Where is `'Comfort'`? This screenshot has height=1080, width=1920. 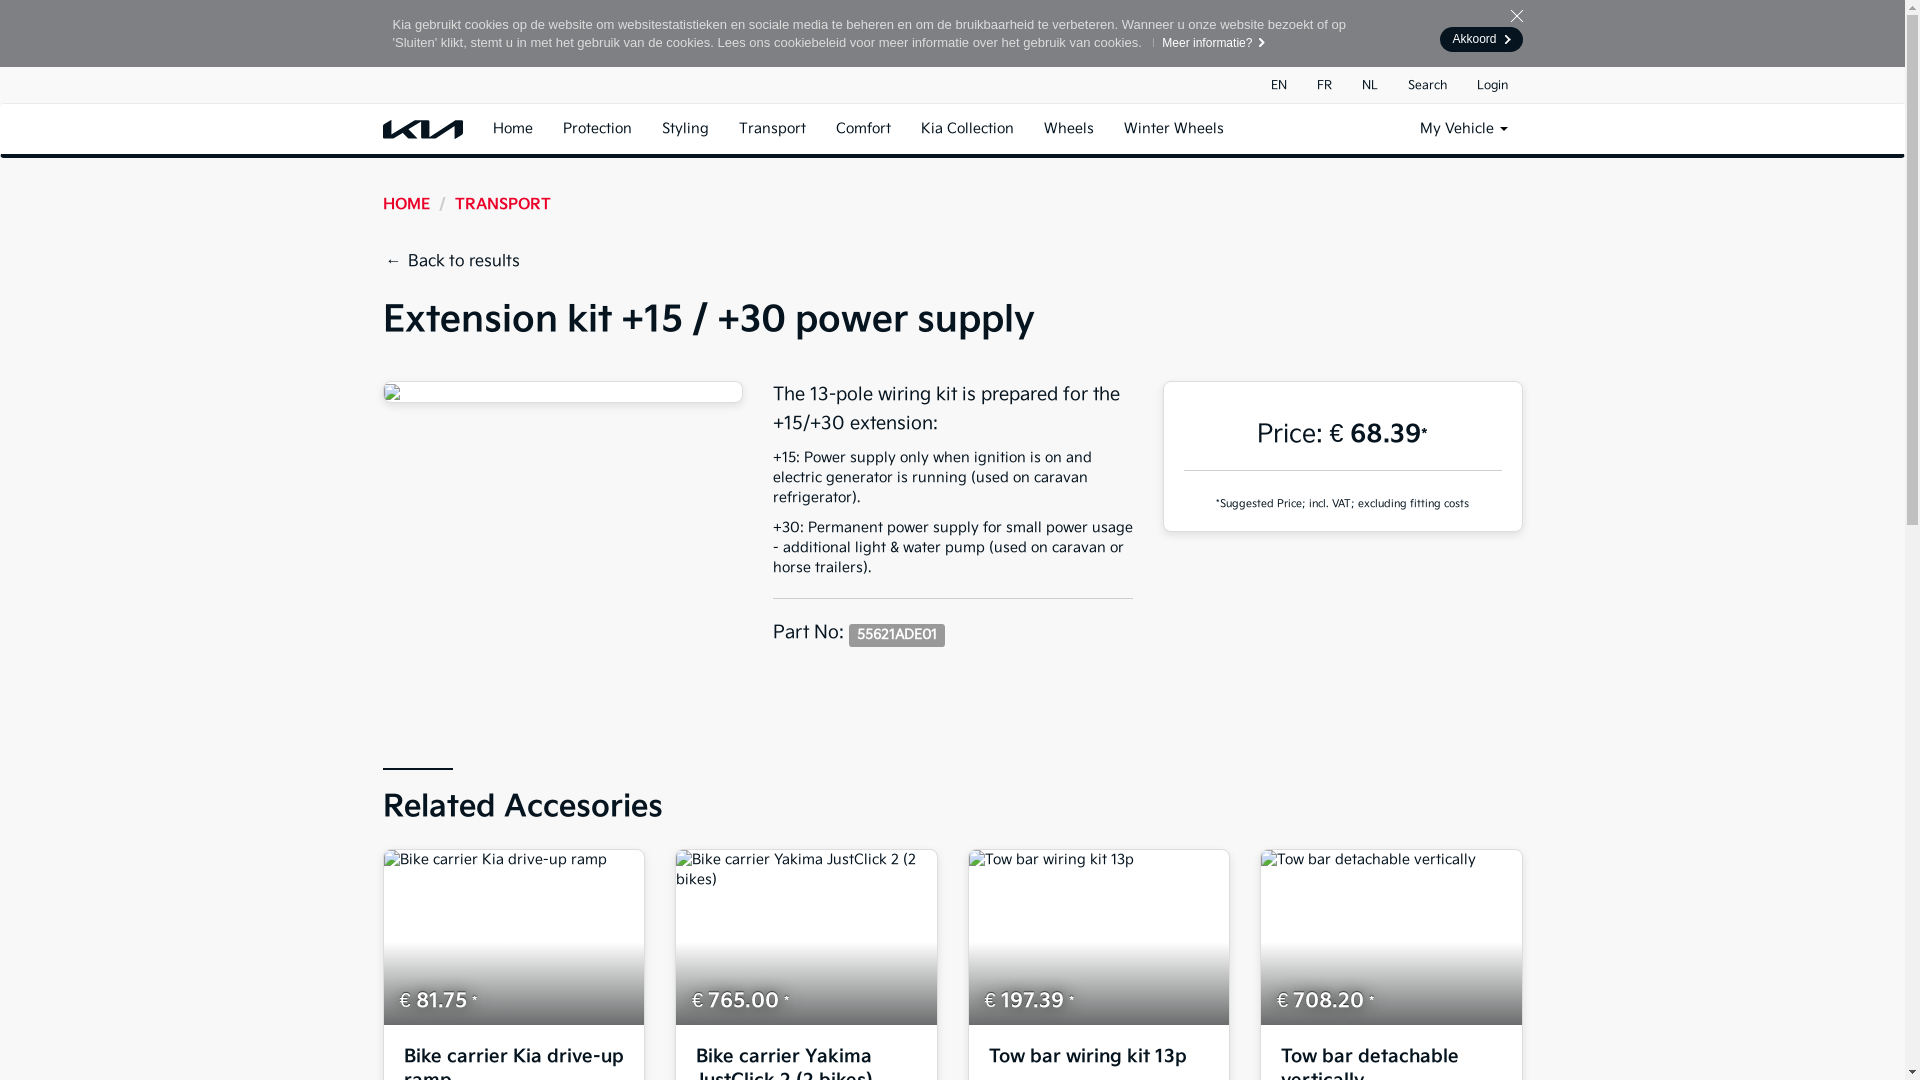
'Comfort' is located at coordinates (862, 128).